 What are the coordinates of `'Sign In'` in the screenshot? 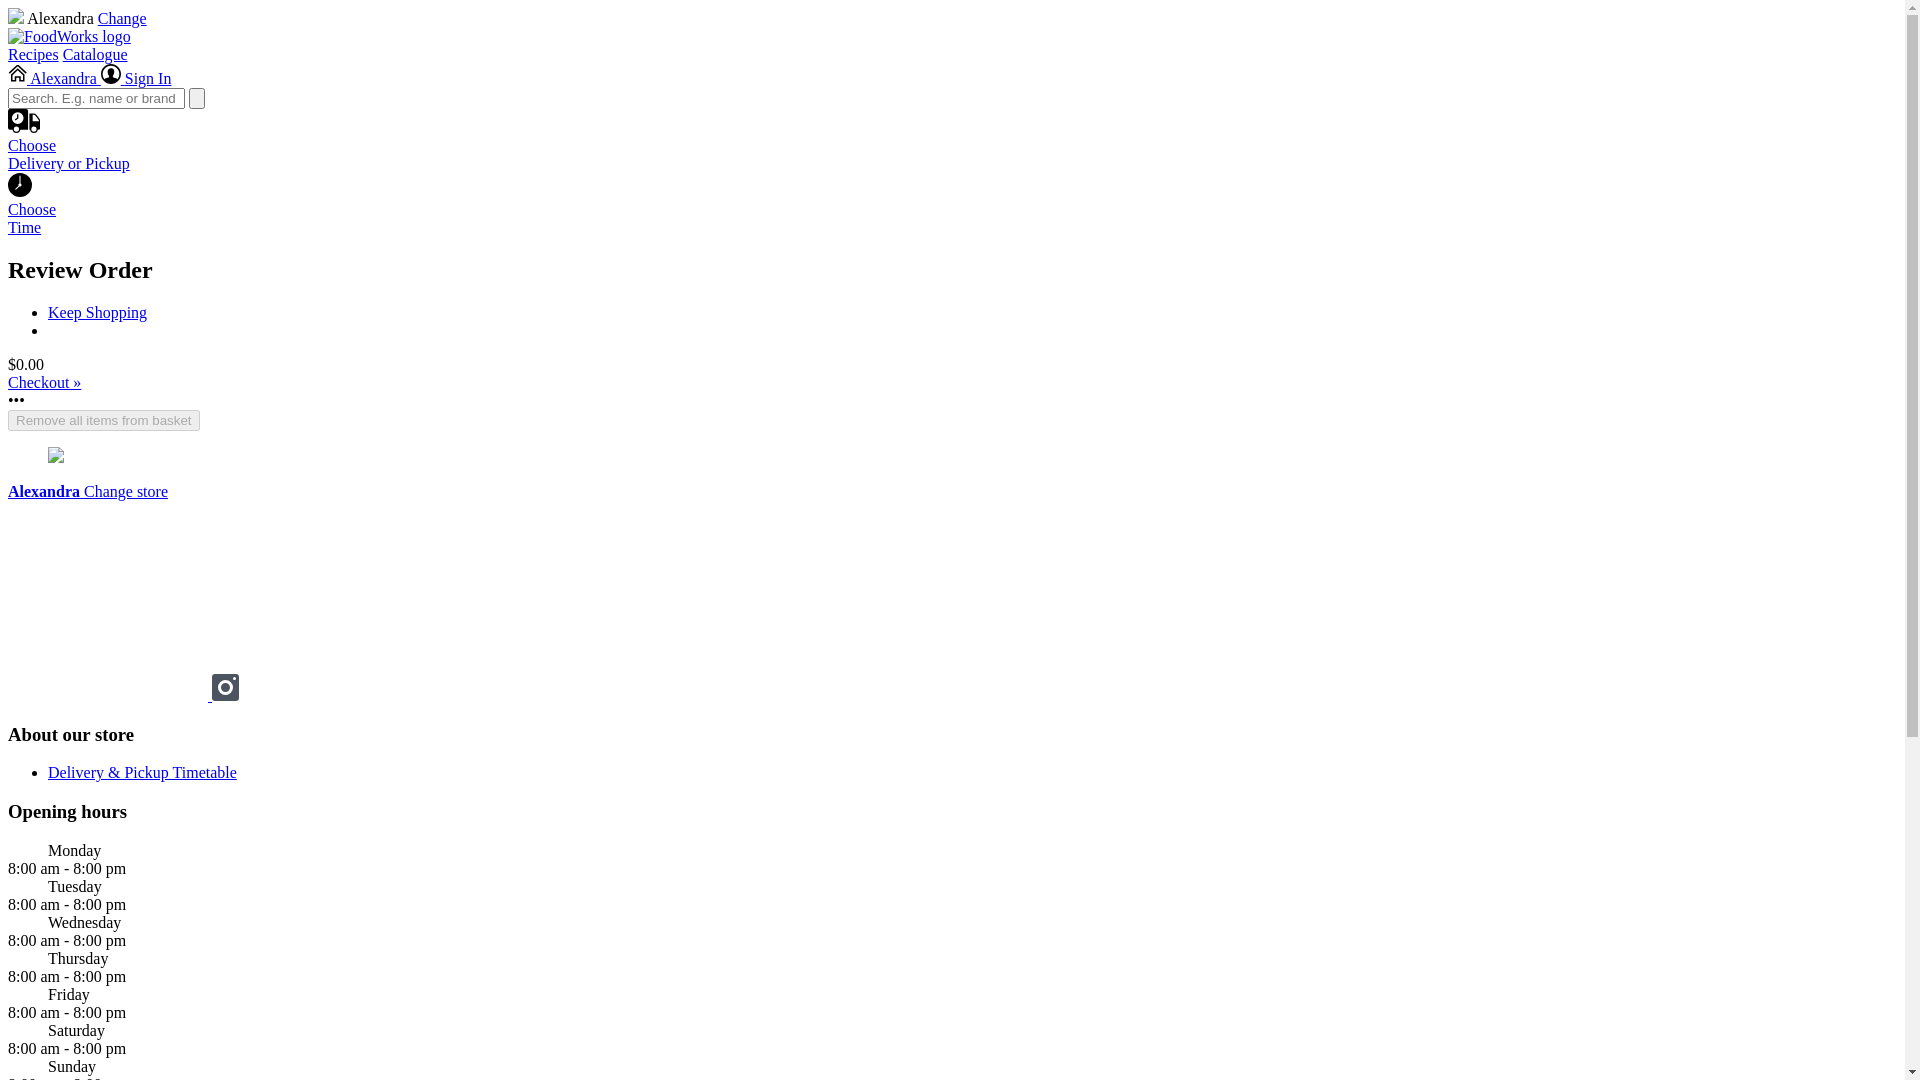 It's located at (99, 77).